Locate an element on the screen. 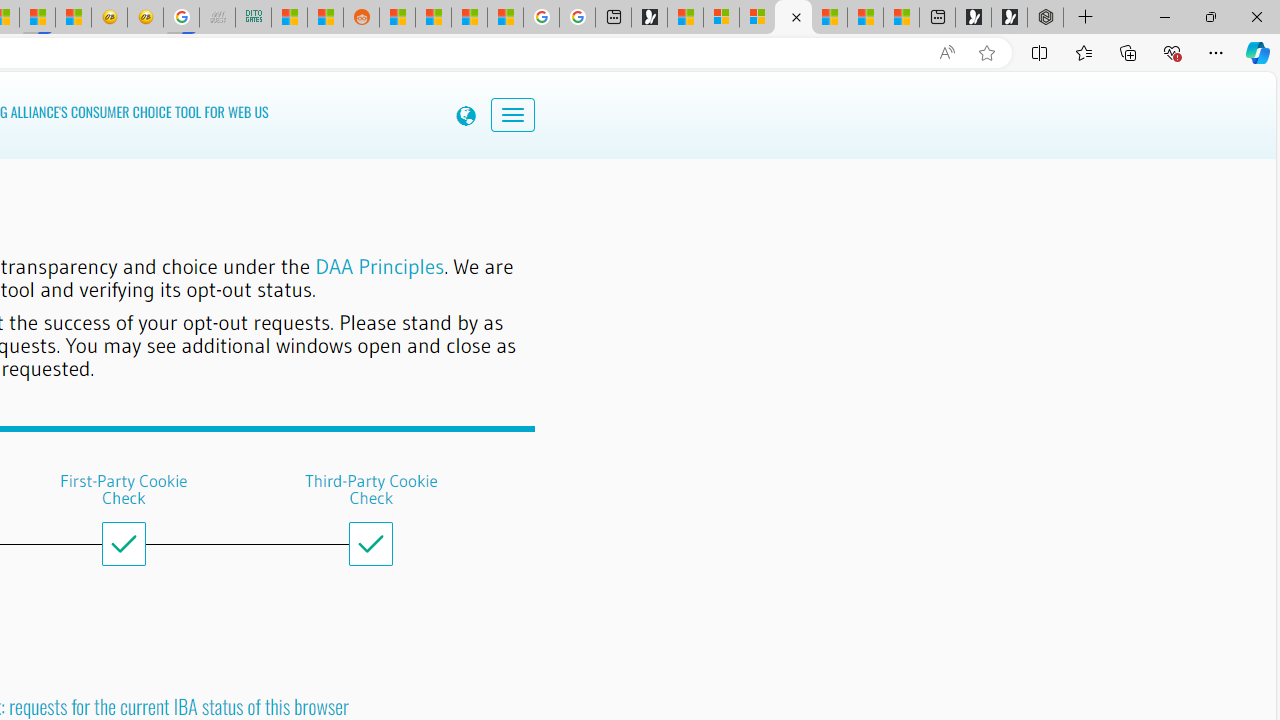 This screenshot has height=720, width=1280. 'R******* | Trusted Community Engagement and Contributions' is located at coordinates (397, 17).